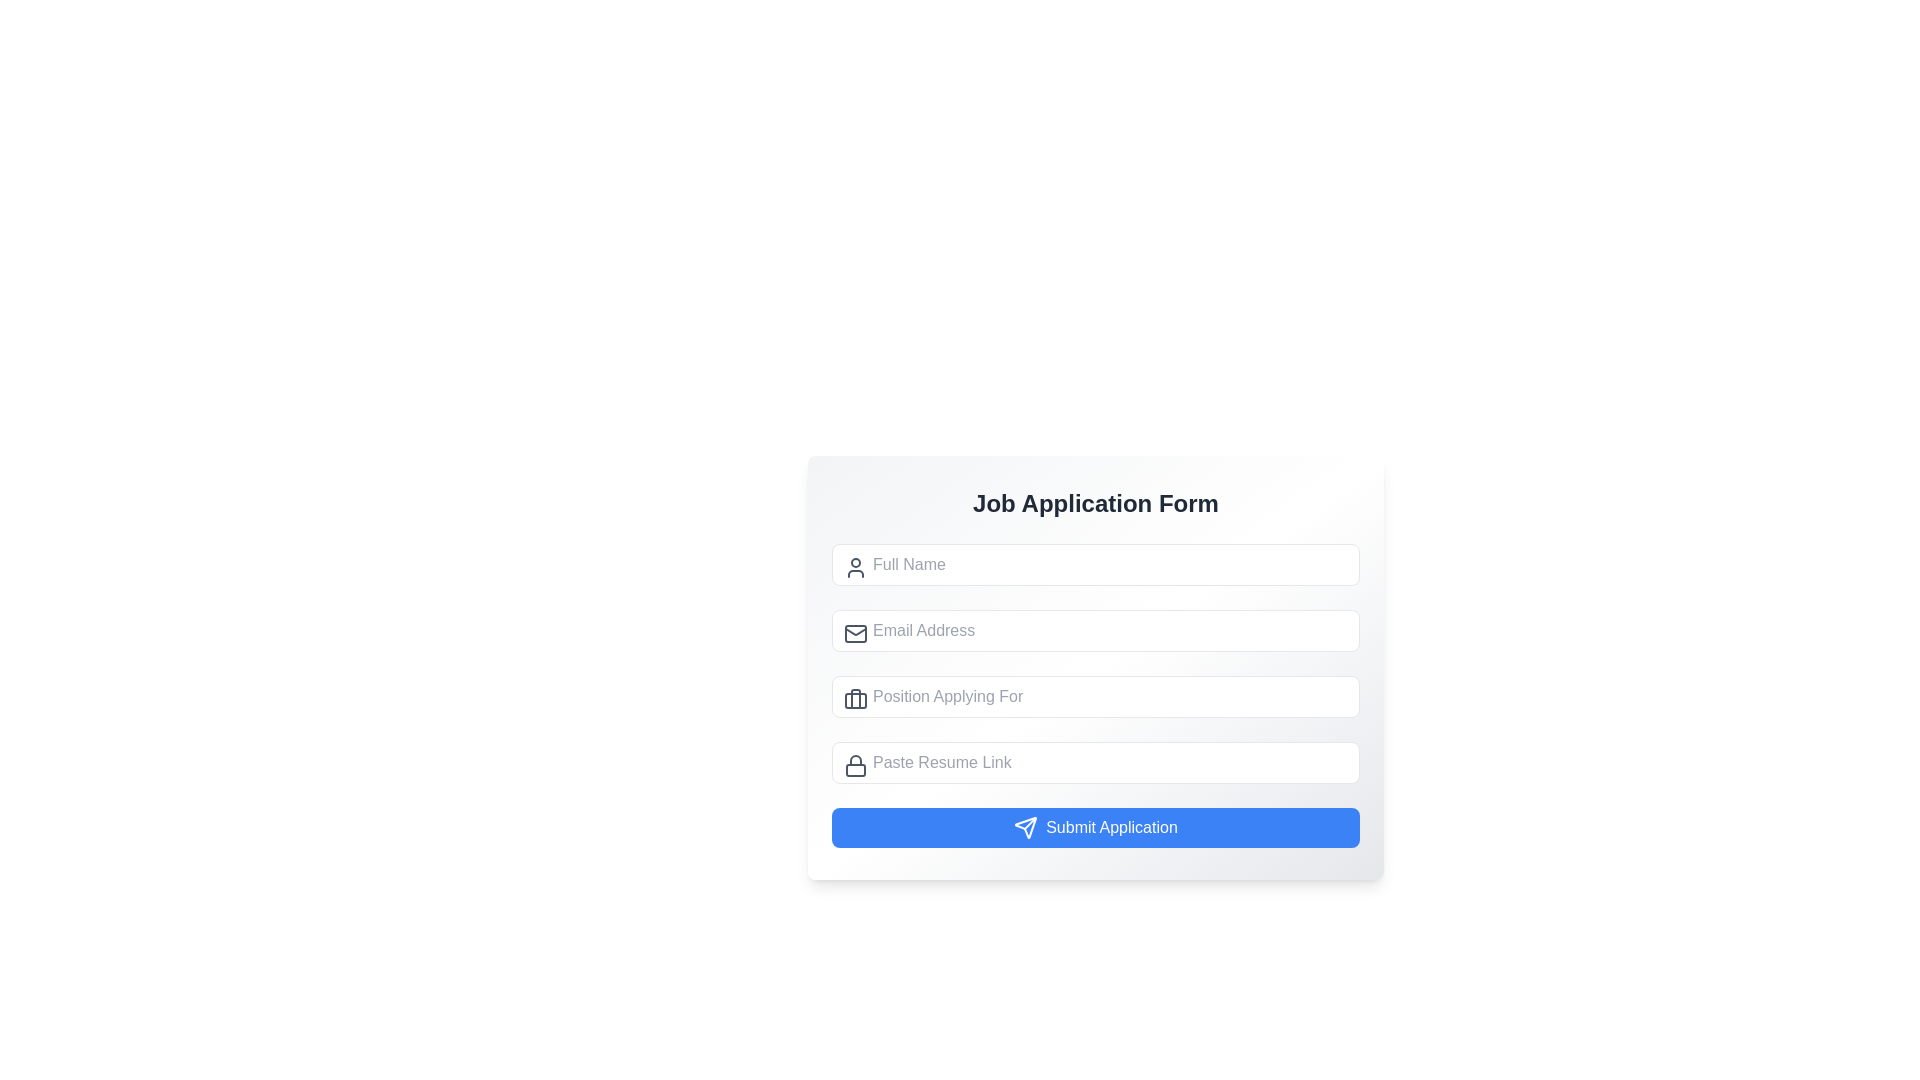  Describe the element at coordinates (855, 633) in the screenshot. I see `the email icon, which is a simple envelope outline with a thin gray stroke, located to the left of the 'Email Address' placeholder in the second input field of the job application form` at that location.